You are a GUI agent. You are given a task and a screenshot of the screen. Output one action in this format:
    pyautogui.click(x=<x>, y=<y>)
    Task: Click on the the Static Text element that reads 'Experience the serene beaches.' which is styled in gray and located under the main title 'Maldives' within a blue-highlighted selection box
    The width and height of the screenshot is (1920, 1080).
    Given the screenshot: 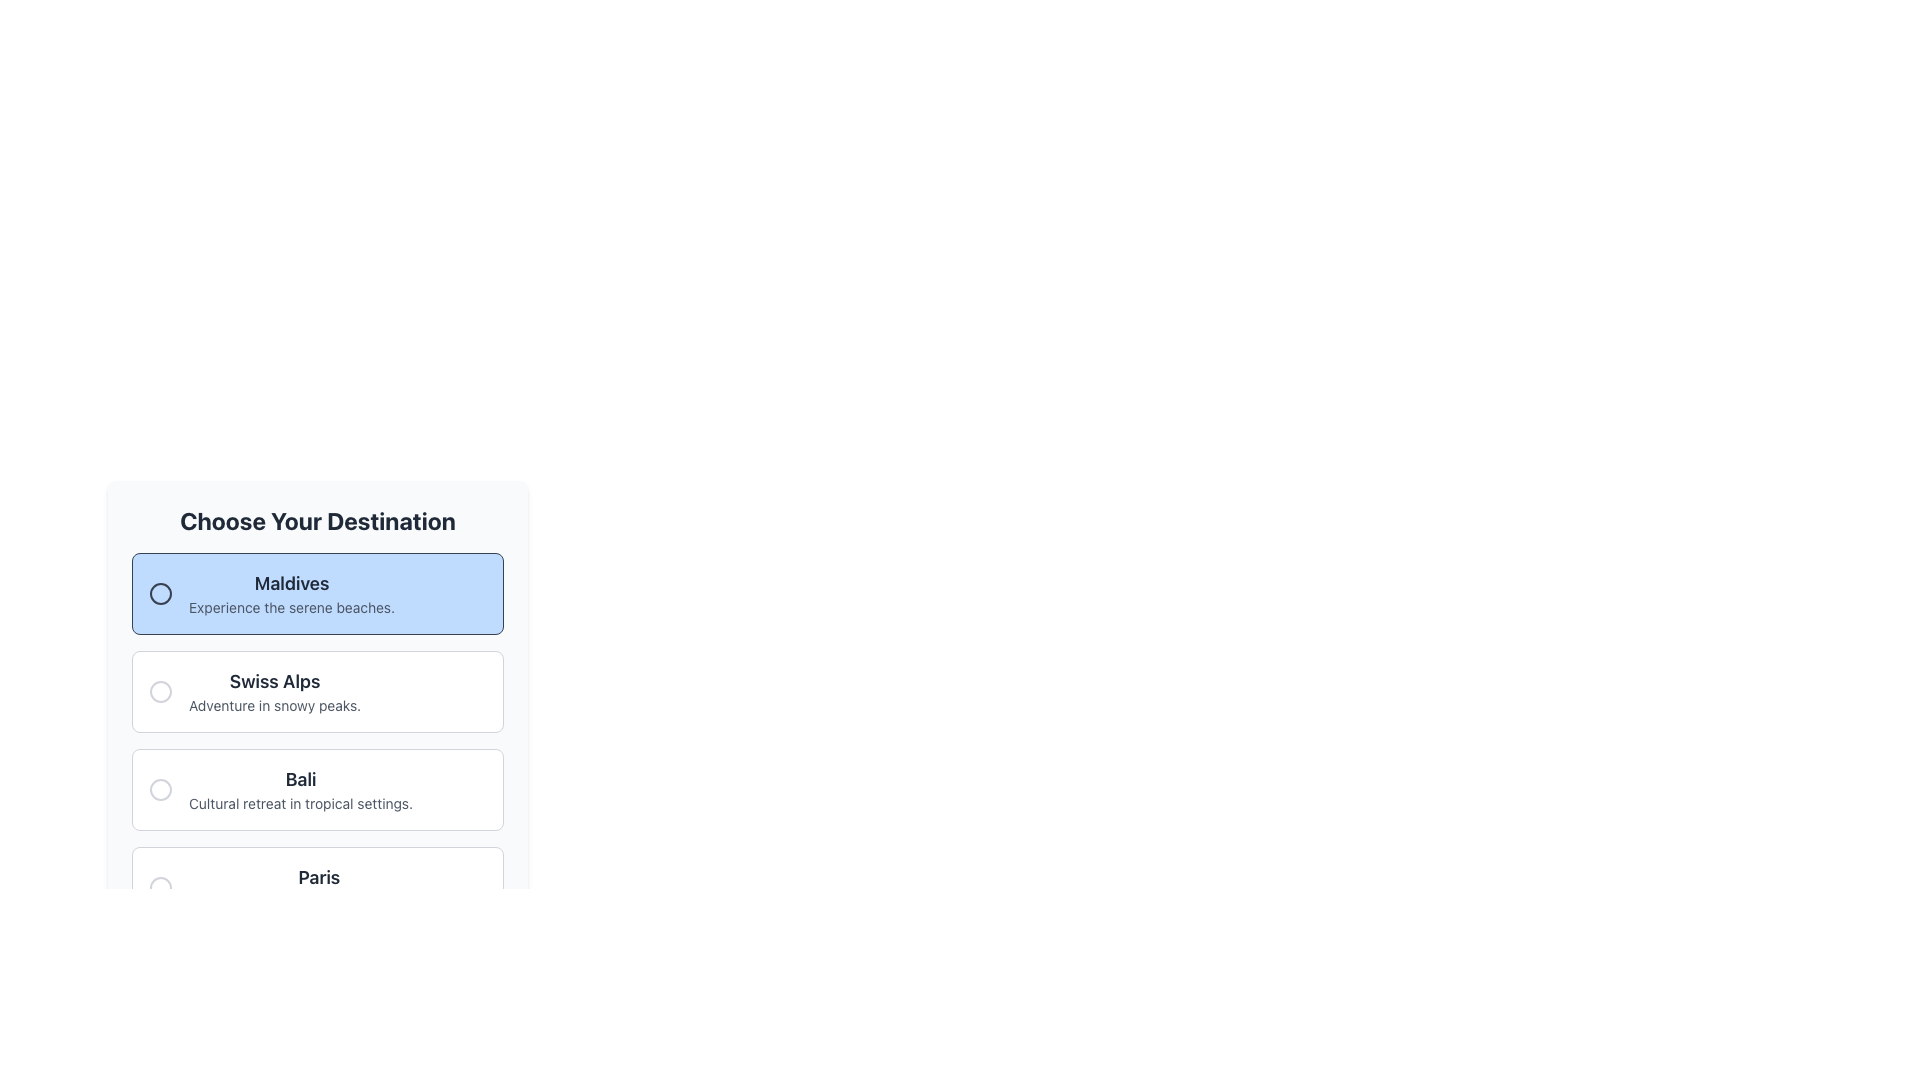 What is the action you would take?
    pyautogui.click(x=291, y=607)
    